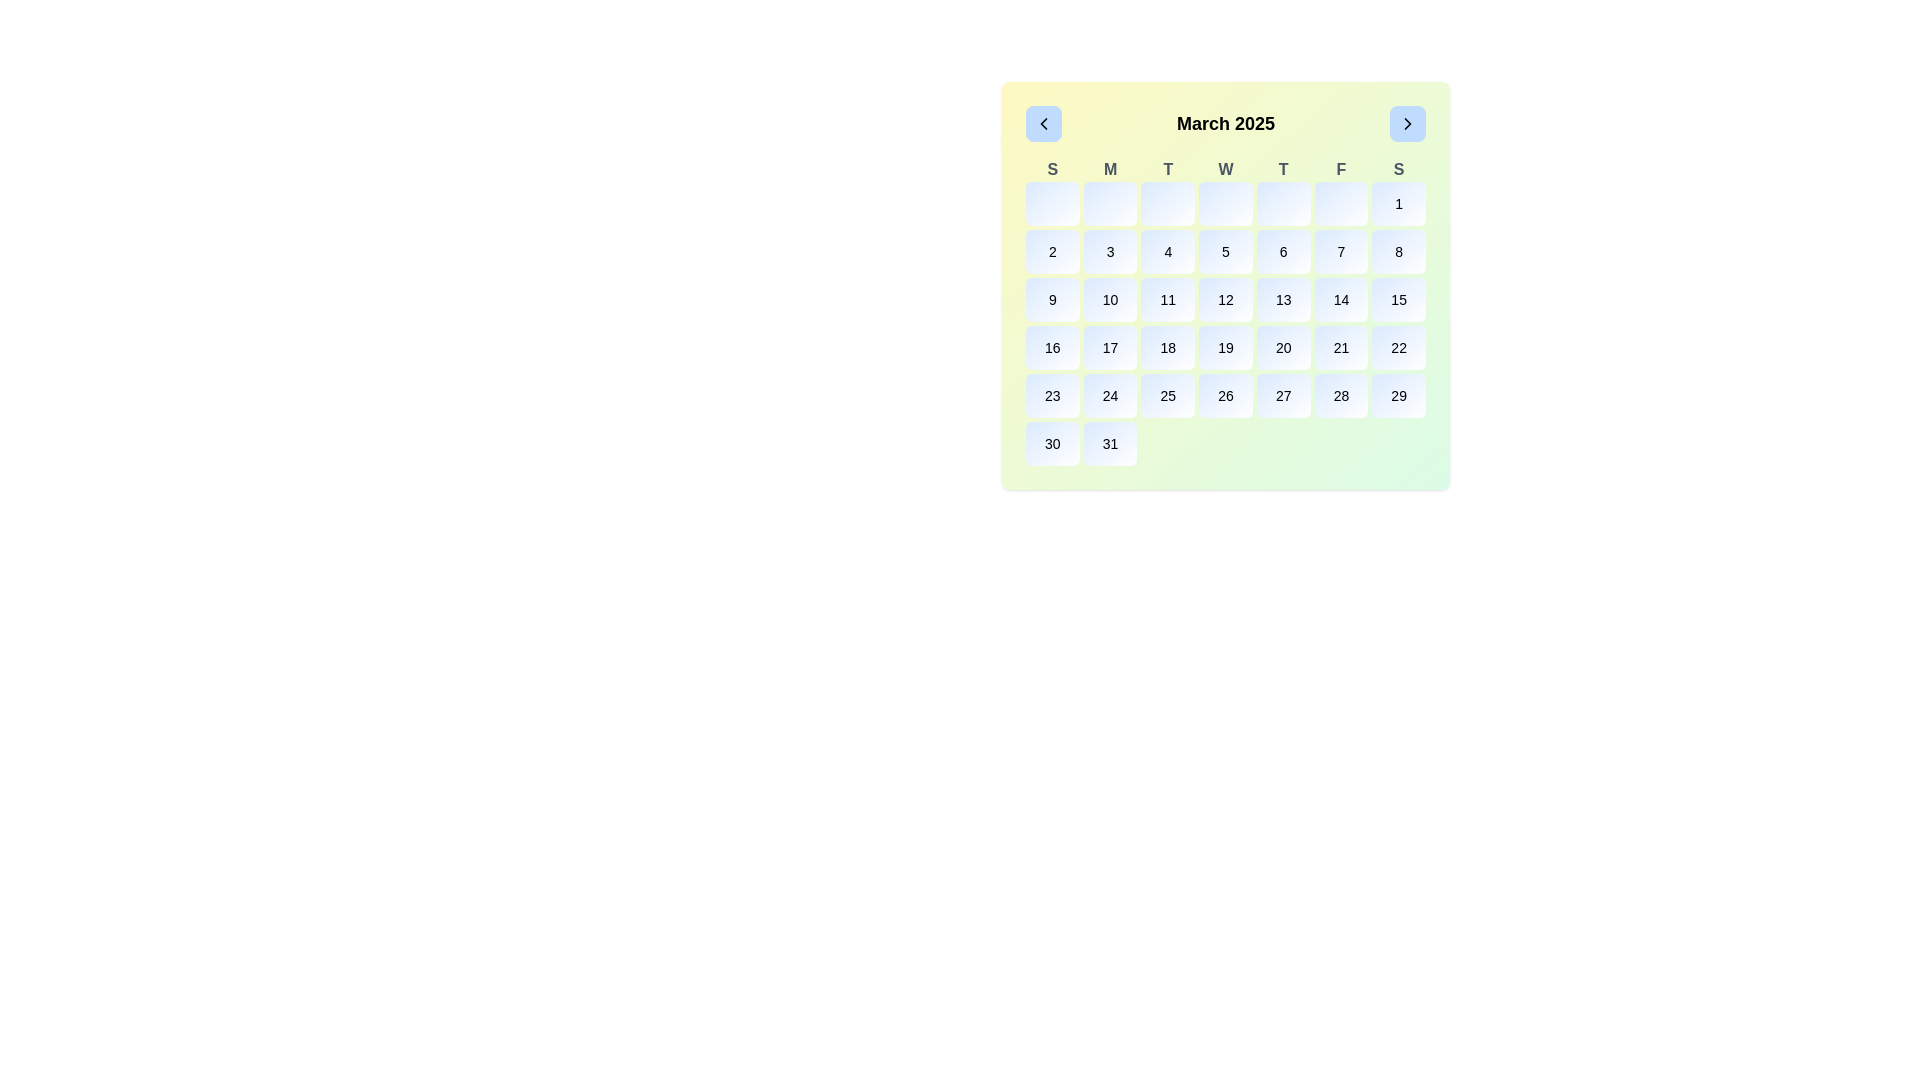  Describe the element at coordinates (1168, 300) in the screenshot. I see `the interactive button representing the date '11' in the calendar interface` at that location.